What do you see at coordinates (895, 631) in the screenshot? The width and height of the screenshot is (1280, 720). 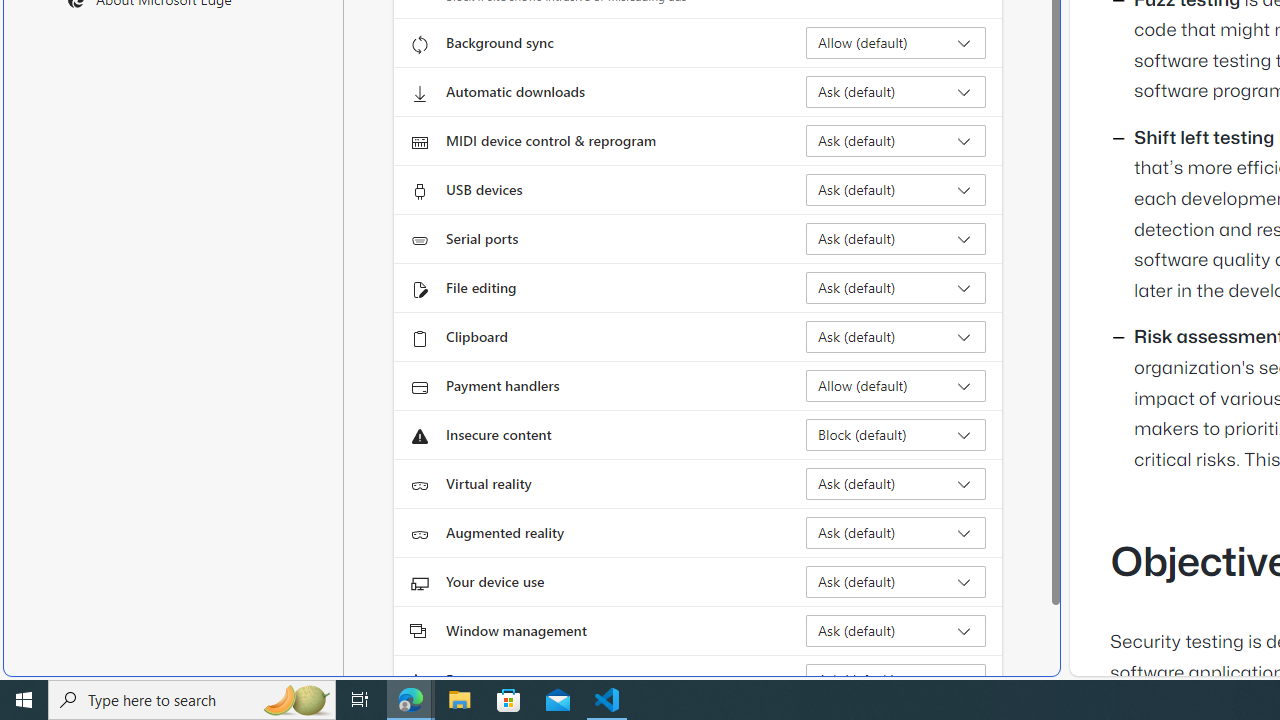 I see `'Window management Ask (default)'` at bounding box center [895, 631].